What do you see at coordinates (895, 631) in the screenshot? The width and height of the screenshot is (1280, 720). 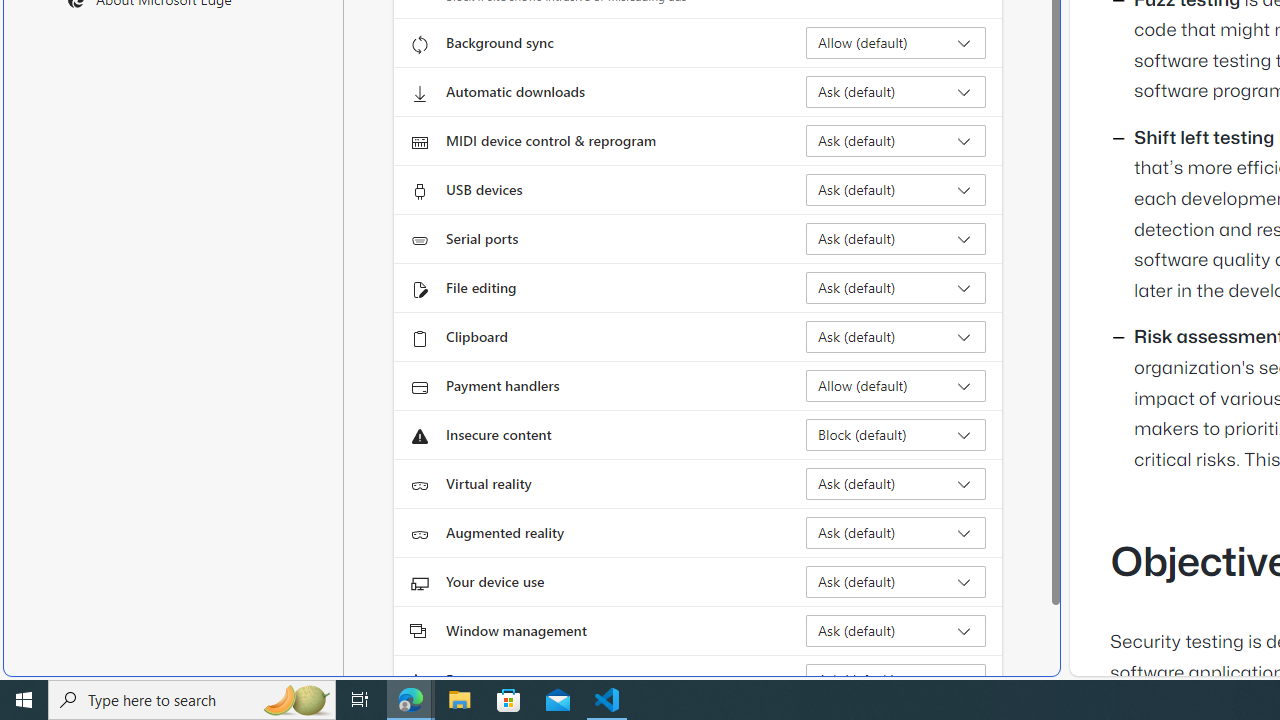 I see `'Window management Ask (default)'` at bounding box center [895, 631].